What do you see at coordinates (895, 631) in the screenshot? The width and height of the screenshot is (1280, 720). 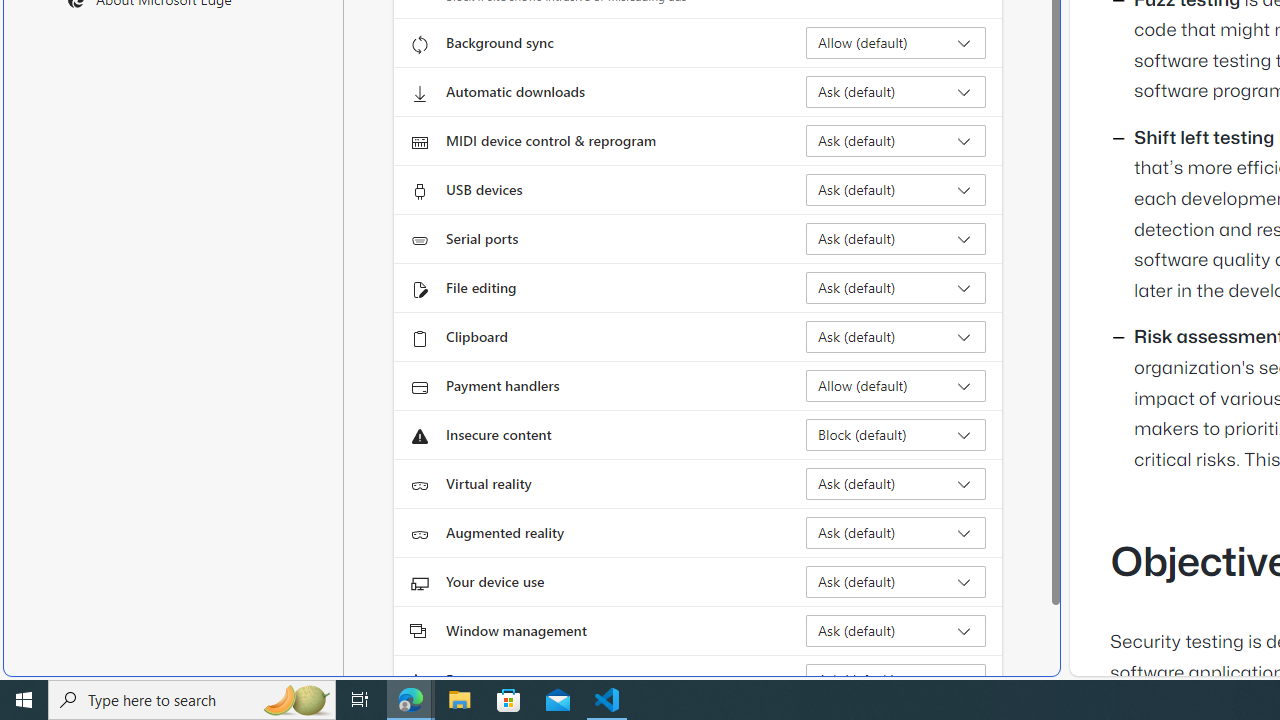 I see `'Window management Ask (default)'` at bounding box center [895, 631].